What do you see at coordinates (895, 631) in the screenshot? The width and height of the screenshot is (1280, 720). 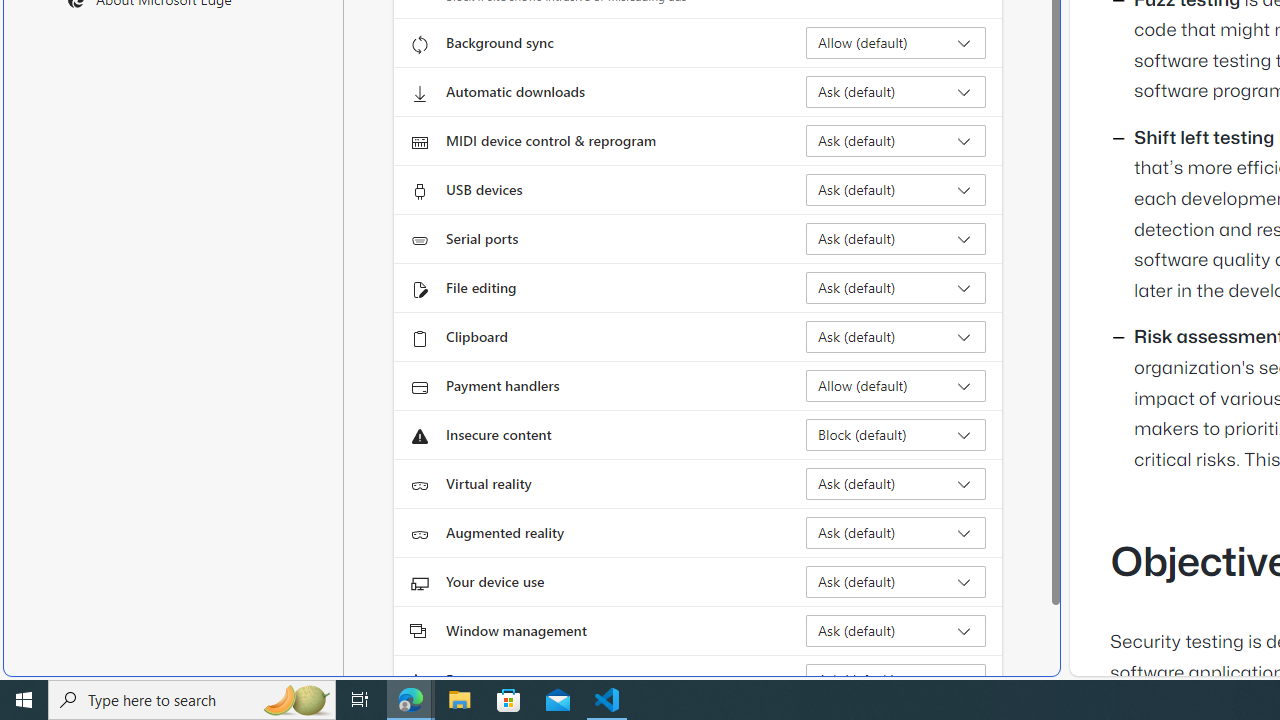 I see `'Window management Ask (default)'` at bounding box center [895, 631].